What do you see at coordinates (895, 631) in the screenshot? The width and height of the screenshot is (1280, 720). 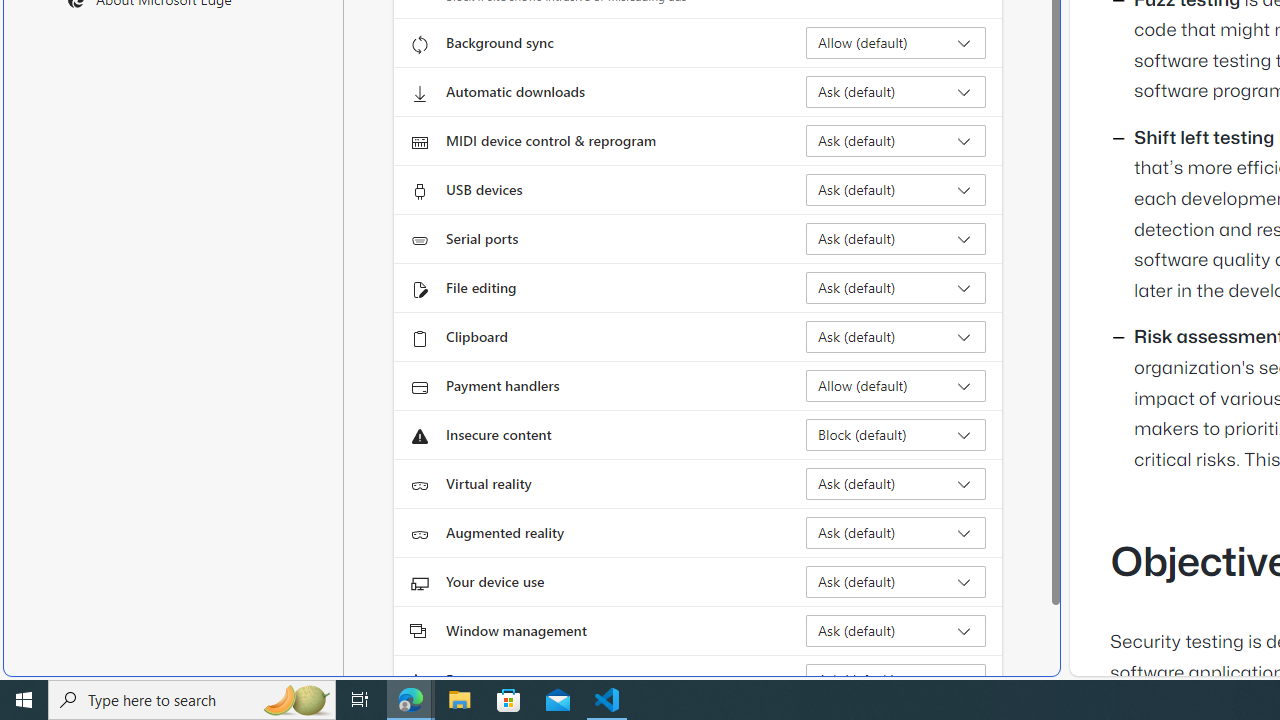 I see `'Window management Ask (default)'` at bounding box center [895, 631].